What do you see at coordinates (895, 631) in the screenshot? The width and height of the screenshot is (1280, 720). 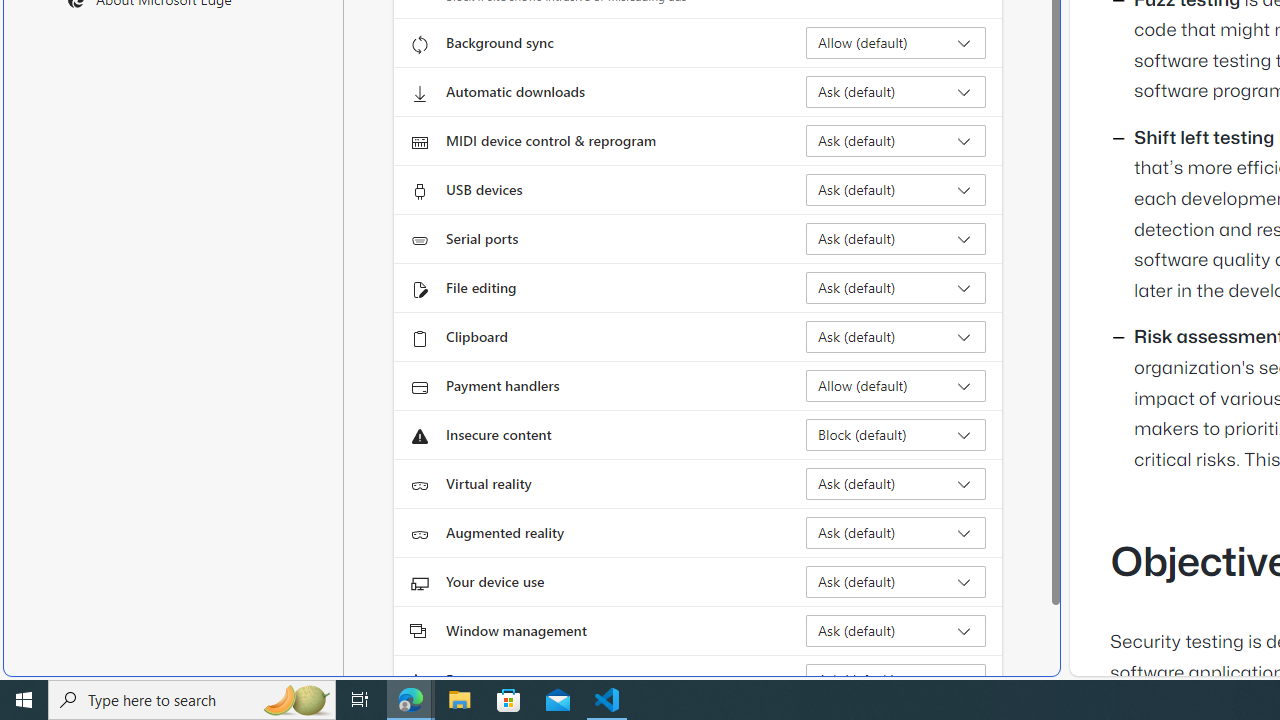 I see `'Window management Ask (default)'` at bounding box center [895, 631].